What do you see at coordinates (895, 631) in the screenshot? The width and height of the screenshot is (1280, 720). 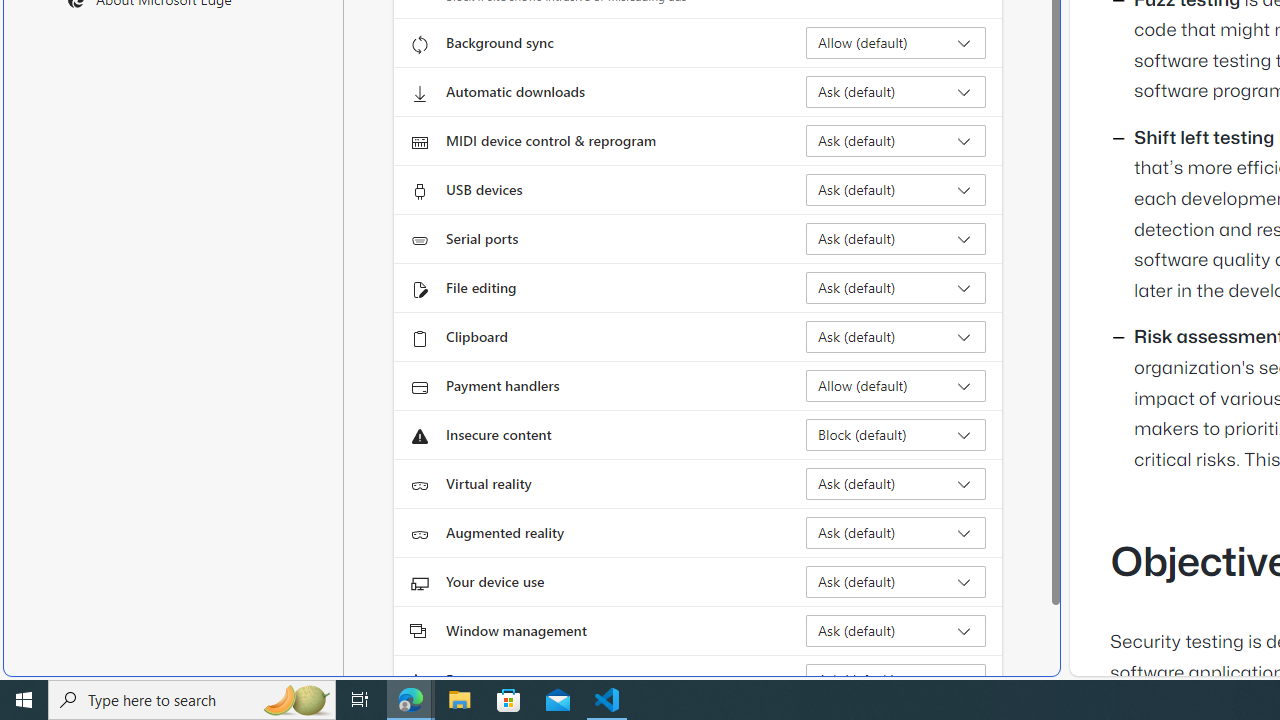 I see `'Window management Ask (default)'` at bounding box center [895, 631].